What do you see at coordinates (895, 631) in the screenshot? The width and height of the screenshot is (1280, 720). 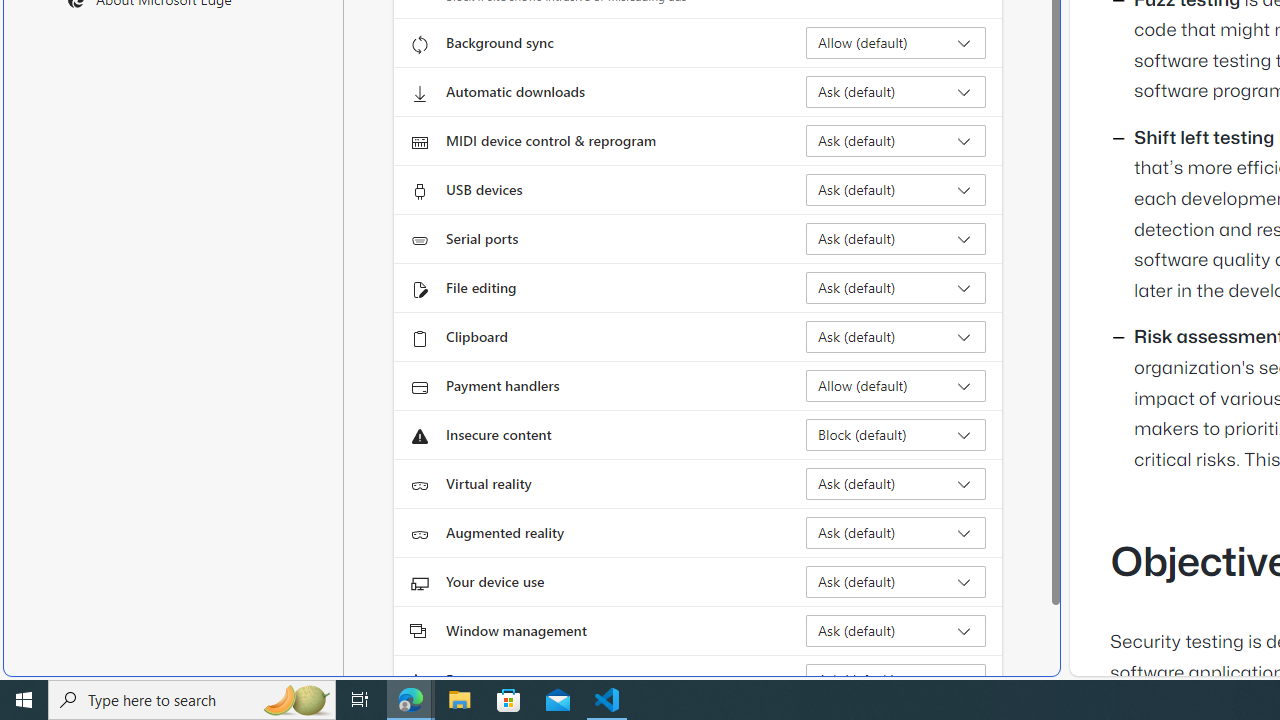 I see `'Window management Ask (default)'` at bounding box center [895, 631].